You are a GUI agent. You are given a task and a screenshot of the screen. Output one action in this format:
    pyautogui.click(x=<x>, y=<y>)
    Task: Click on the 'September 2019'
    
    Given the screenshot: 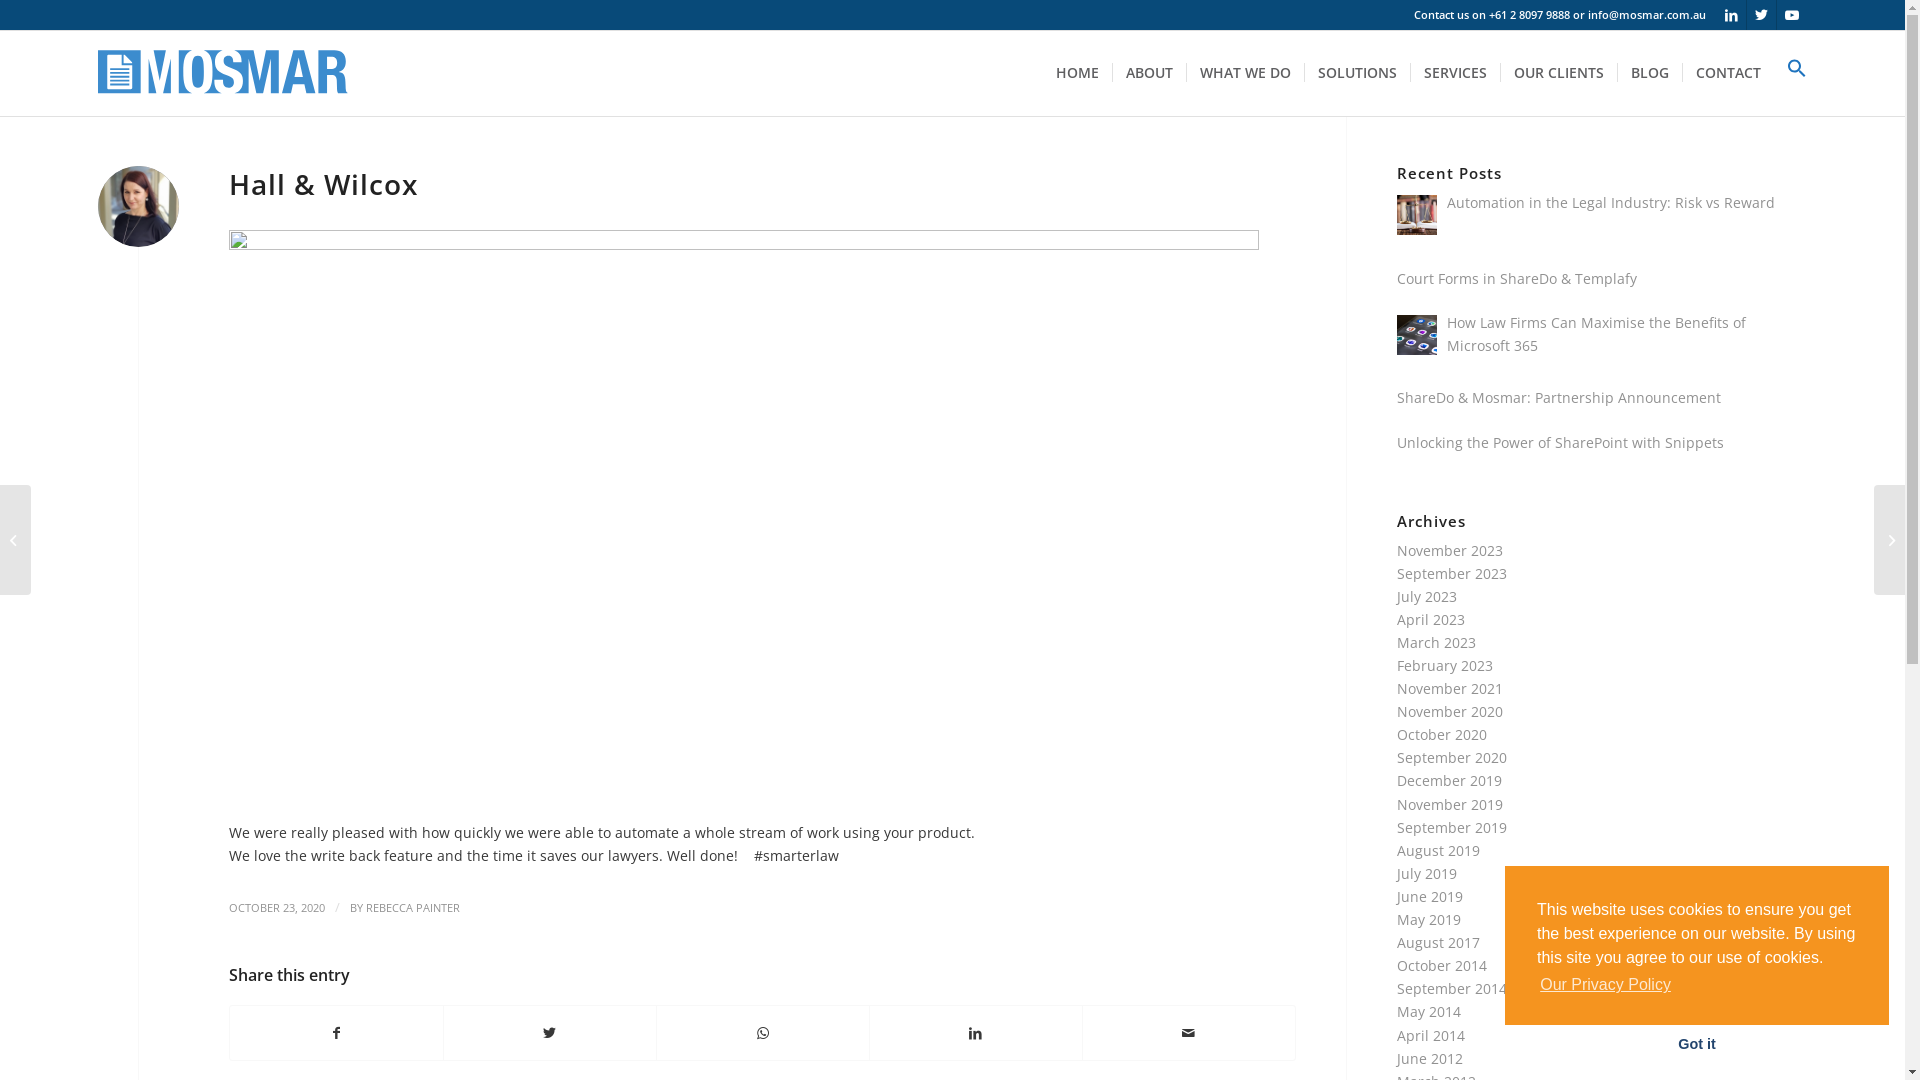 What is the action you would take?
    pyautogui.click(x=1452, y=827)
    